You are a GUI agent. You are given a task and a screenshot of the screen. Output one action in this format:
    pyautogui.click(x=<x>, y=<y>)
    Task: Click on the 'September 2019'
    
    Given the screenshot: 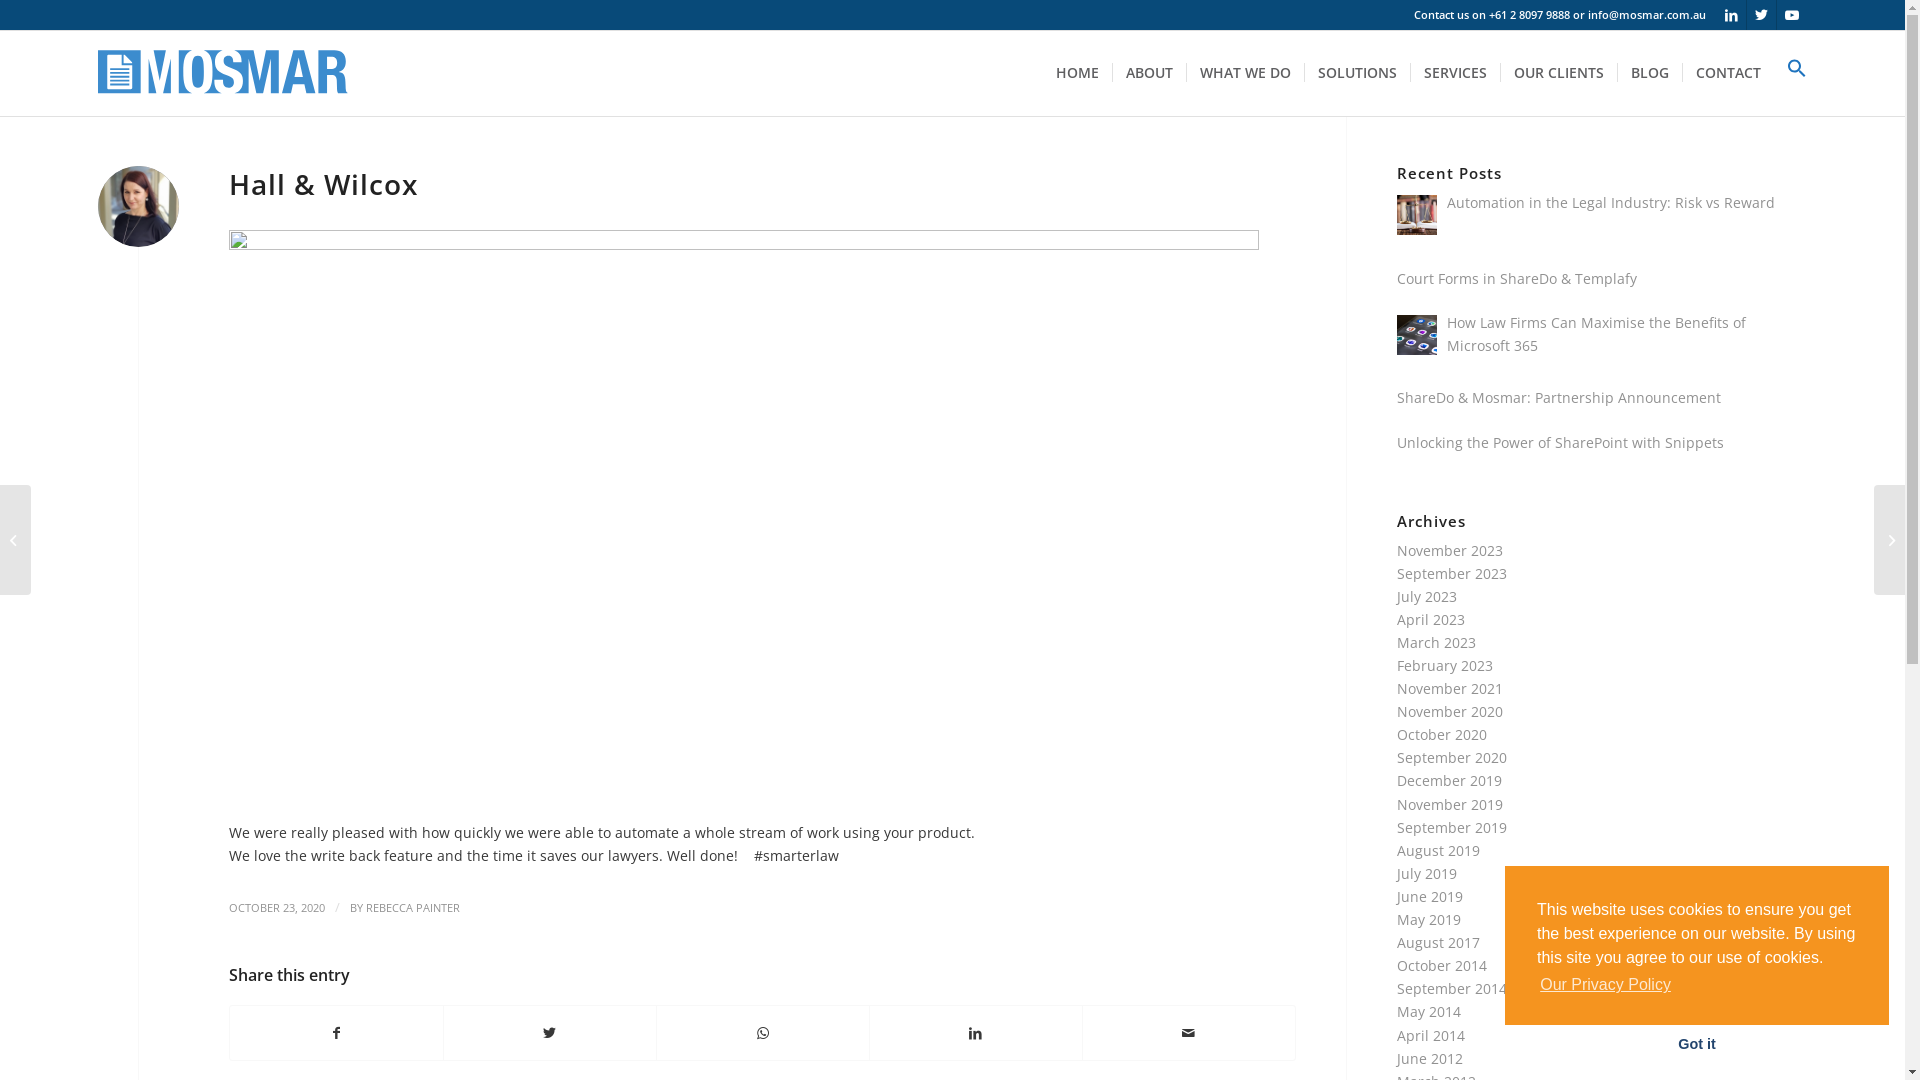 What is the action you would take?
    pyautogui.click(x=1452, y=827)
    